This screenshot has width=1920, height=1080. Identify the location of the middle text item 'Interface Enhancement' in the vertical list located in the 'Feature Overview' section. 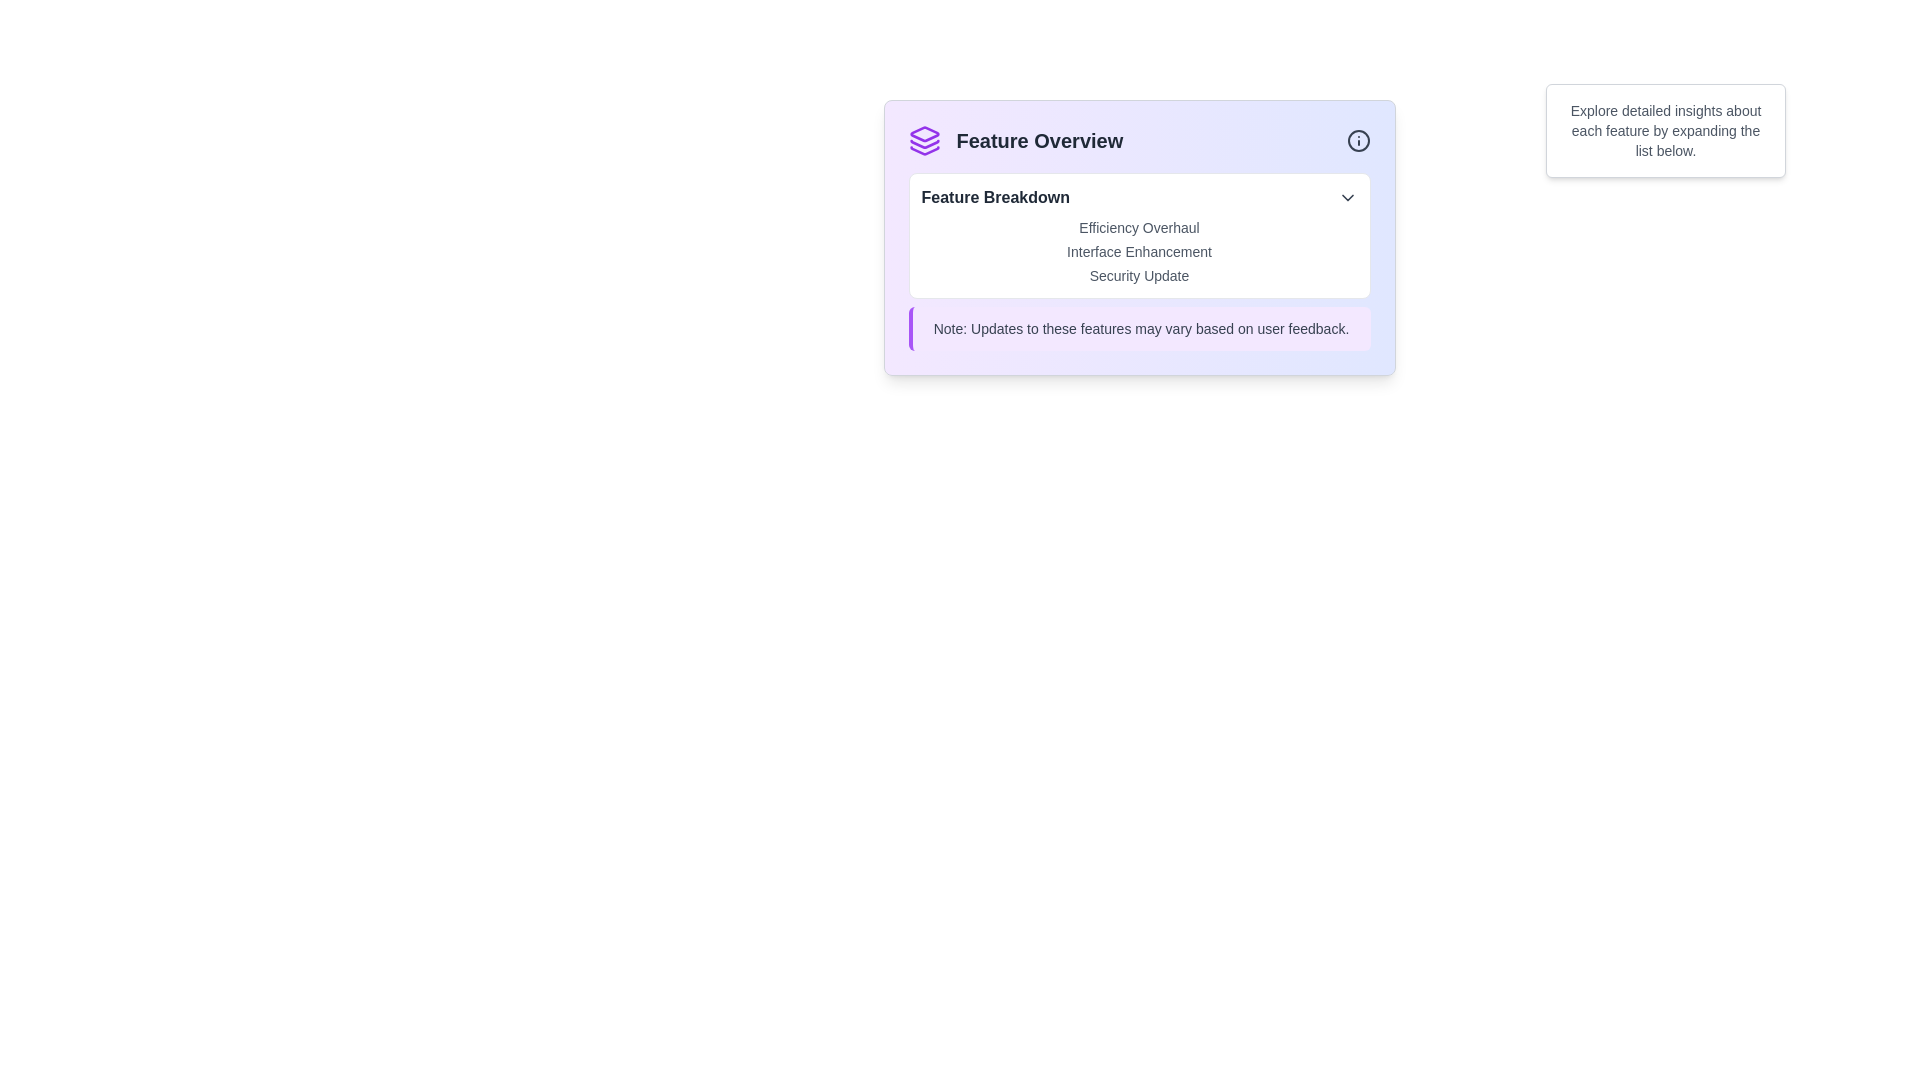
(1139, 261).